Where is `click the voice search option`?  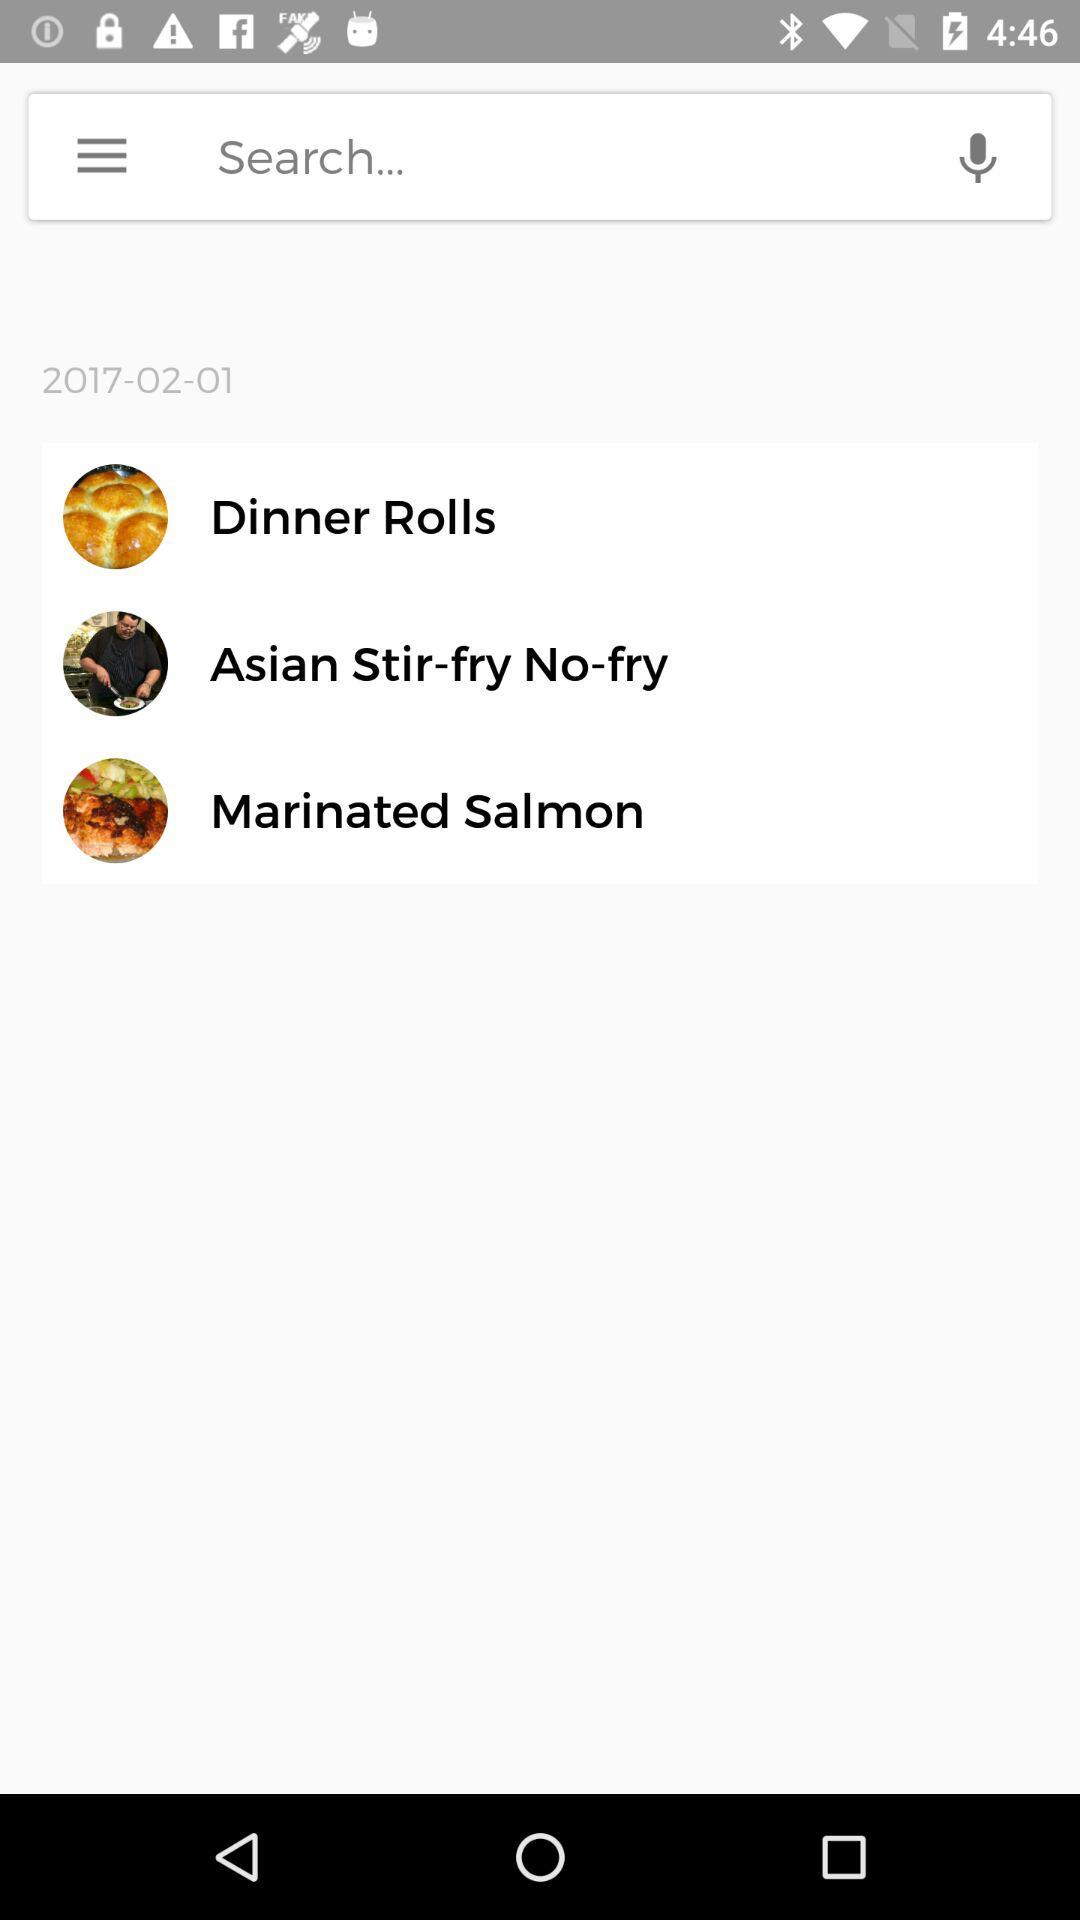 click the voice search option is located at coordinates (977, 155).